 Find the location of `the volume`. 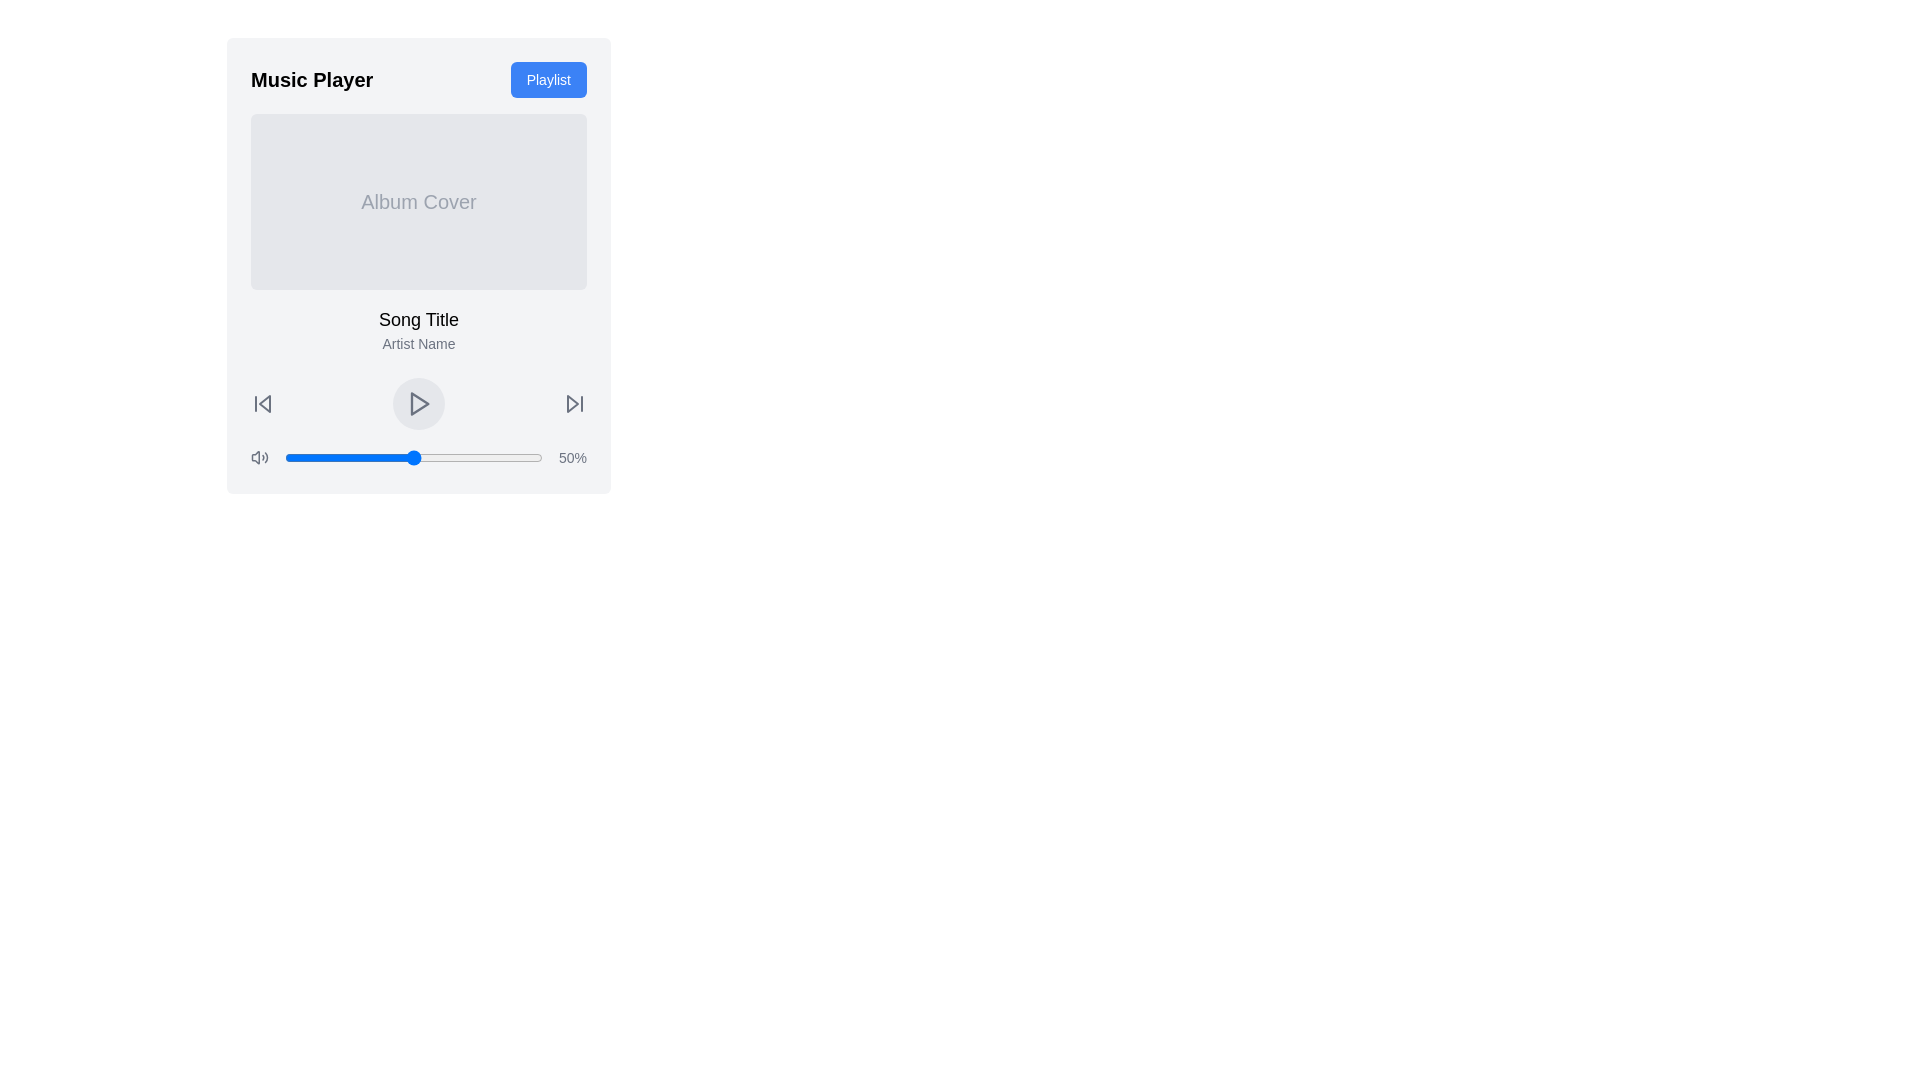

the volume is located at coordinates (508, 458).